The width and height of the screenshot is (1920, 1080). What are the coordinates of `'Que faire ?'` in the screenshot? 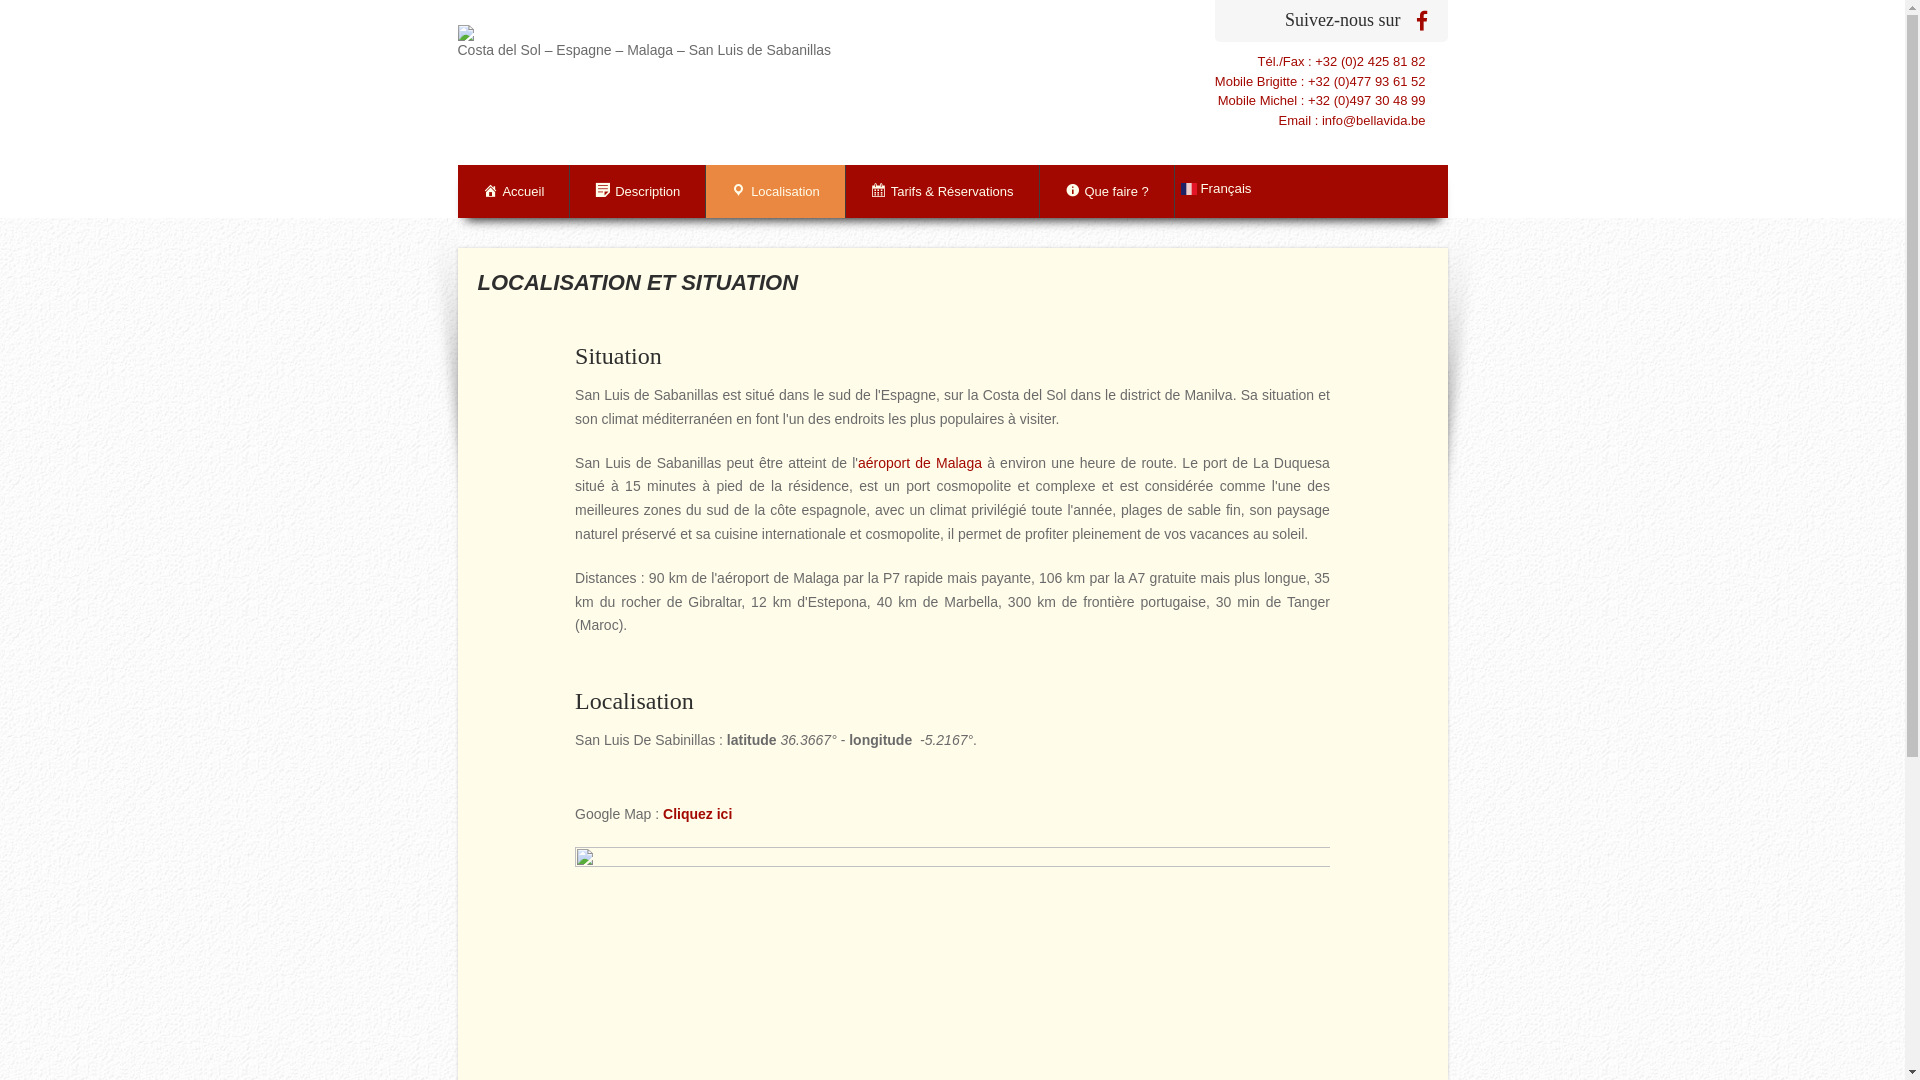 It's located at (1106, 191).